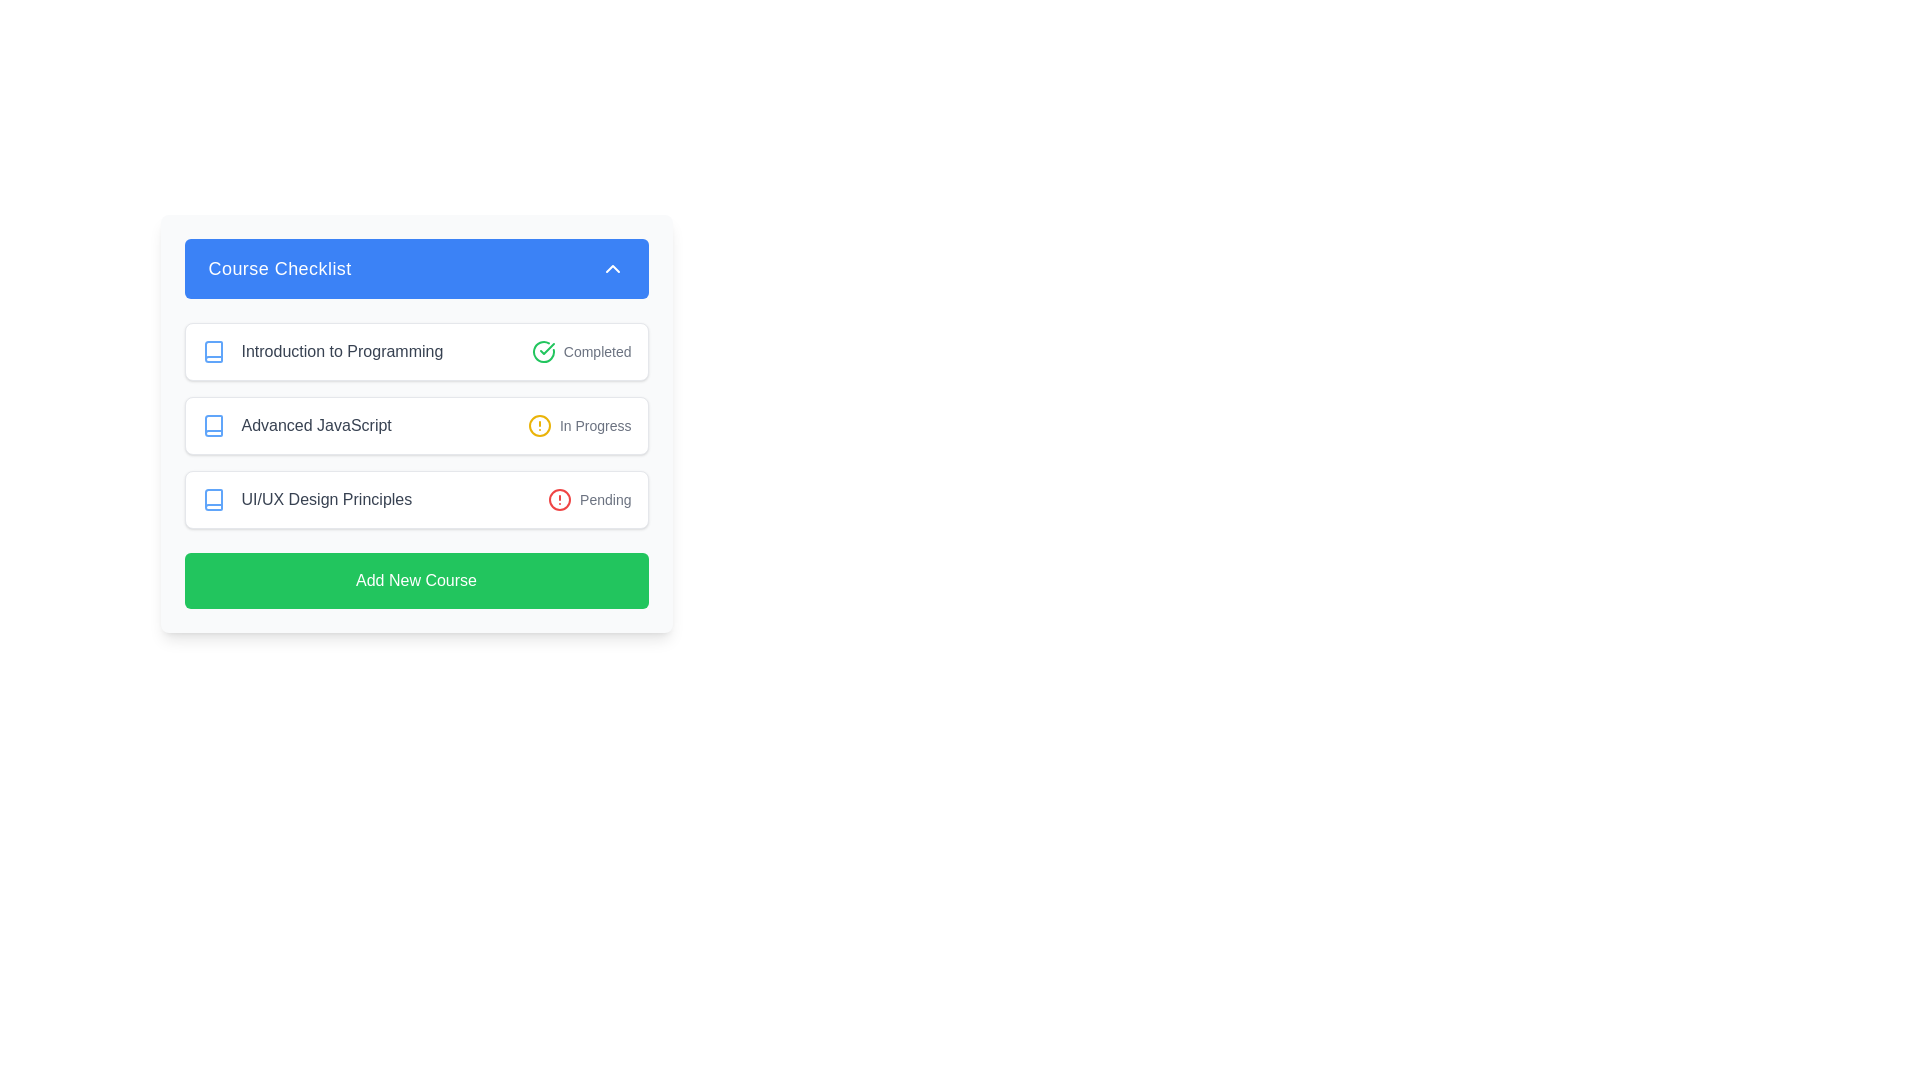 This screenshot has width=1920, height=1080. Describe the element at coordinates (415, 499) in the screenshot. I see `the Information card displaying the status and title of the course 'UI/UX Design Principles', which is the third item in the vertical list of course cards` at that location.